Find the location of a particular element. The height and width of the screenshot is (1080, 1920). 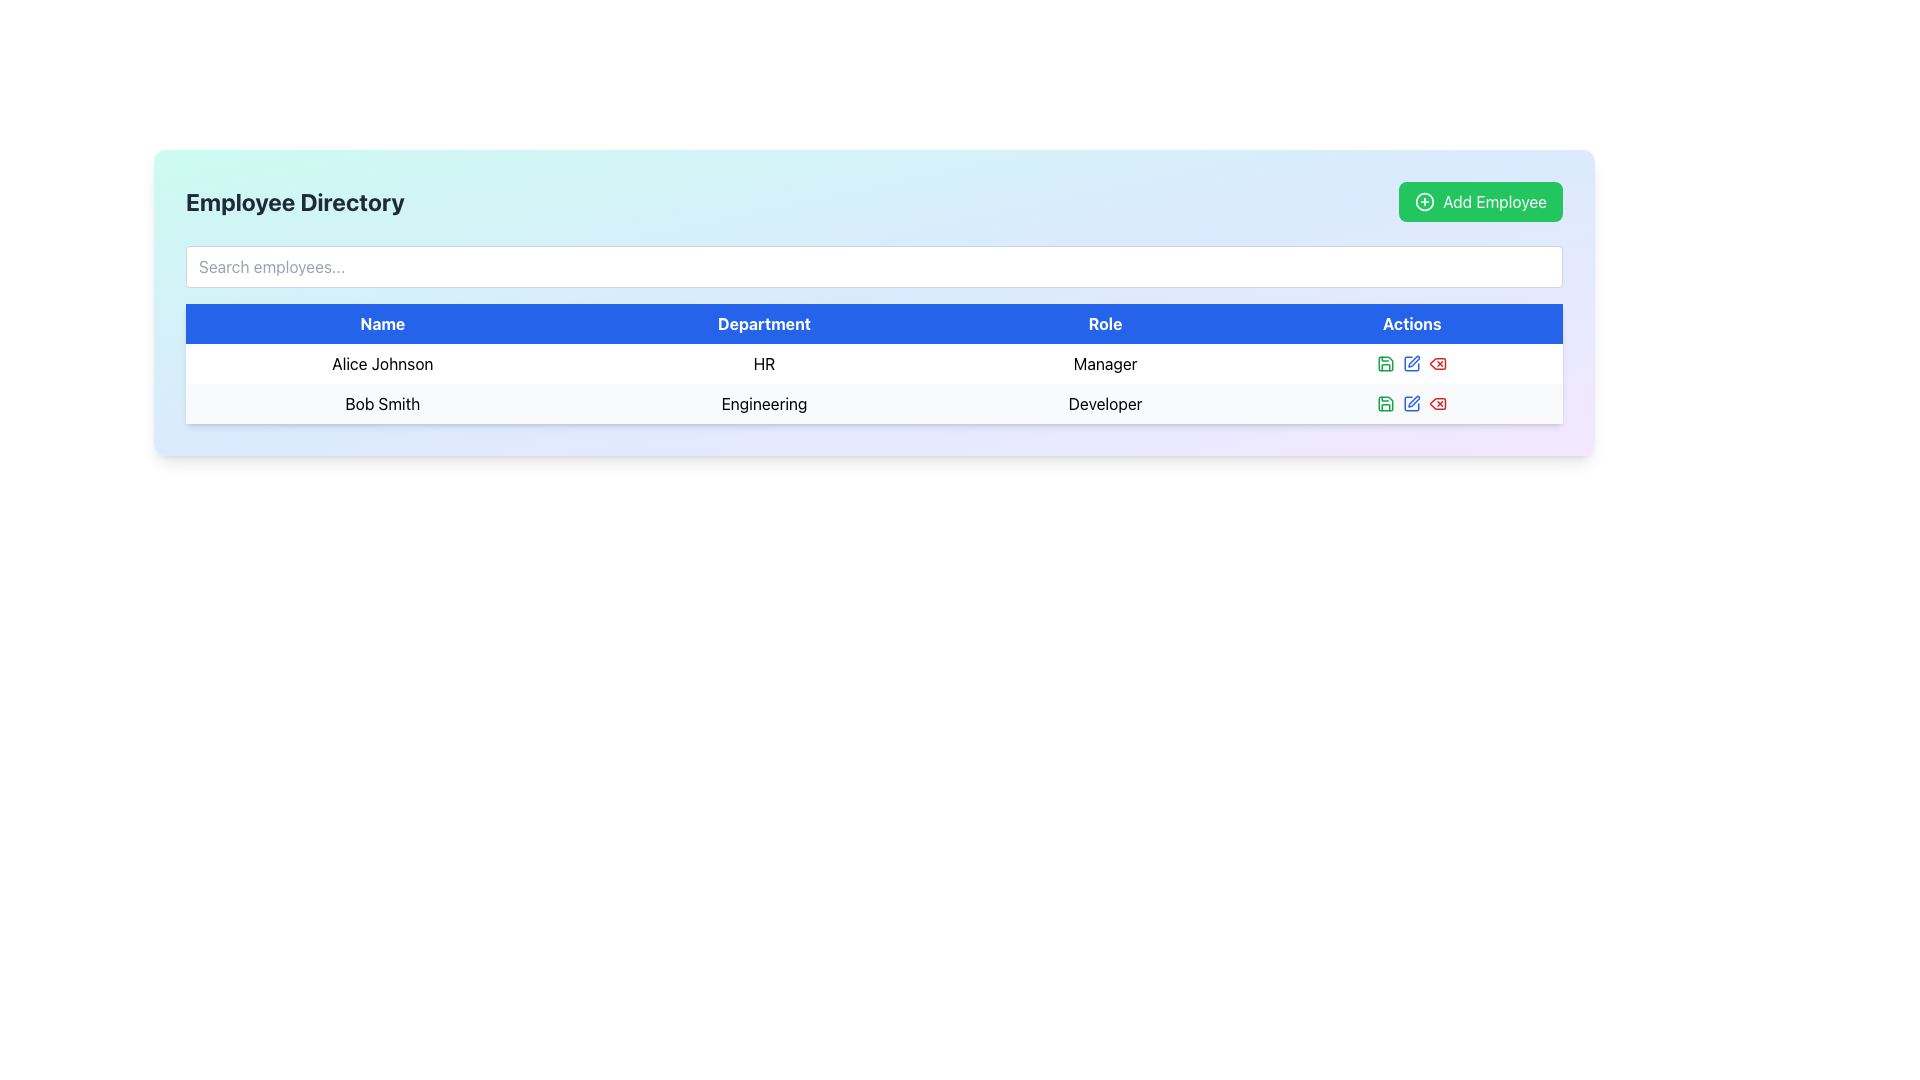

text contained within the Text Label located in the second column of the second row of the table, which is styled with a white background and centered alignment is located at coordinates (763, 404).